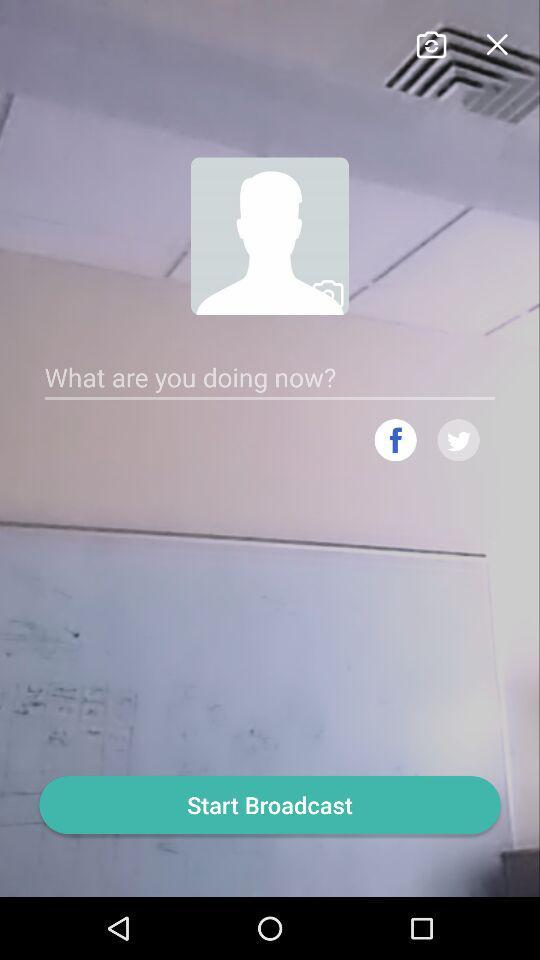  What do you see at coordinates (495, 41) in the screenshot?
I see `close` at bounding box center [495, 41].